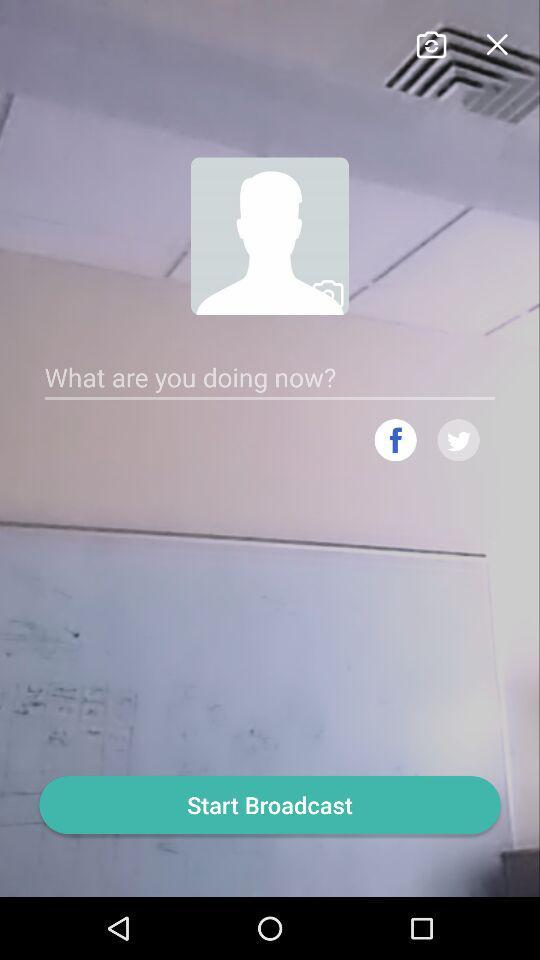  What do you see at coordinates (495, 41) in the screenshot?
I see `close` at bounding box center [495, 41].